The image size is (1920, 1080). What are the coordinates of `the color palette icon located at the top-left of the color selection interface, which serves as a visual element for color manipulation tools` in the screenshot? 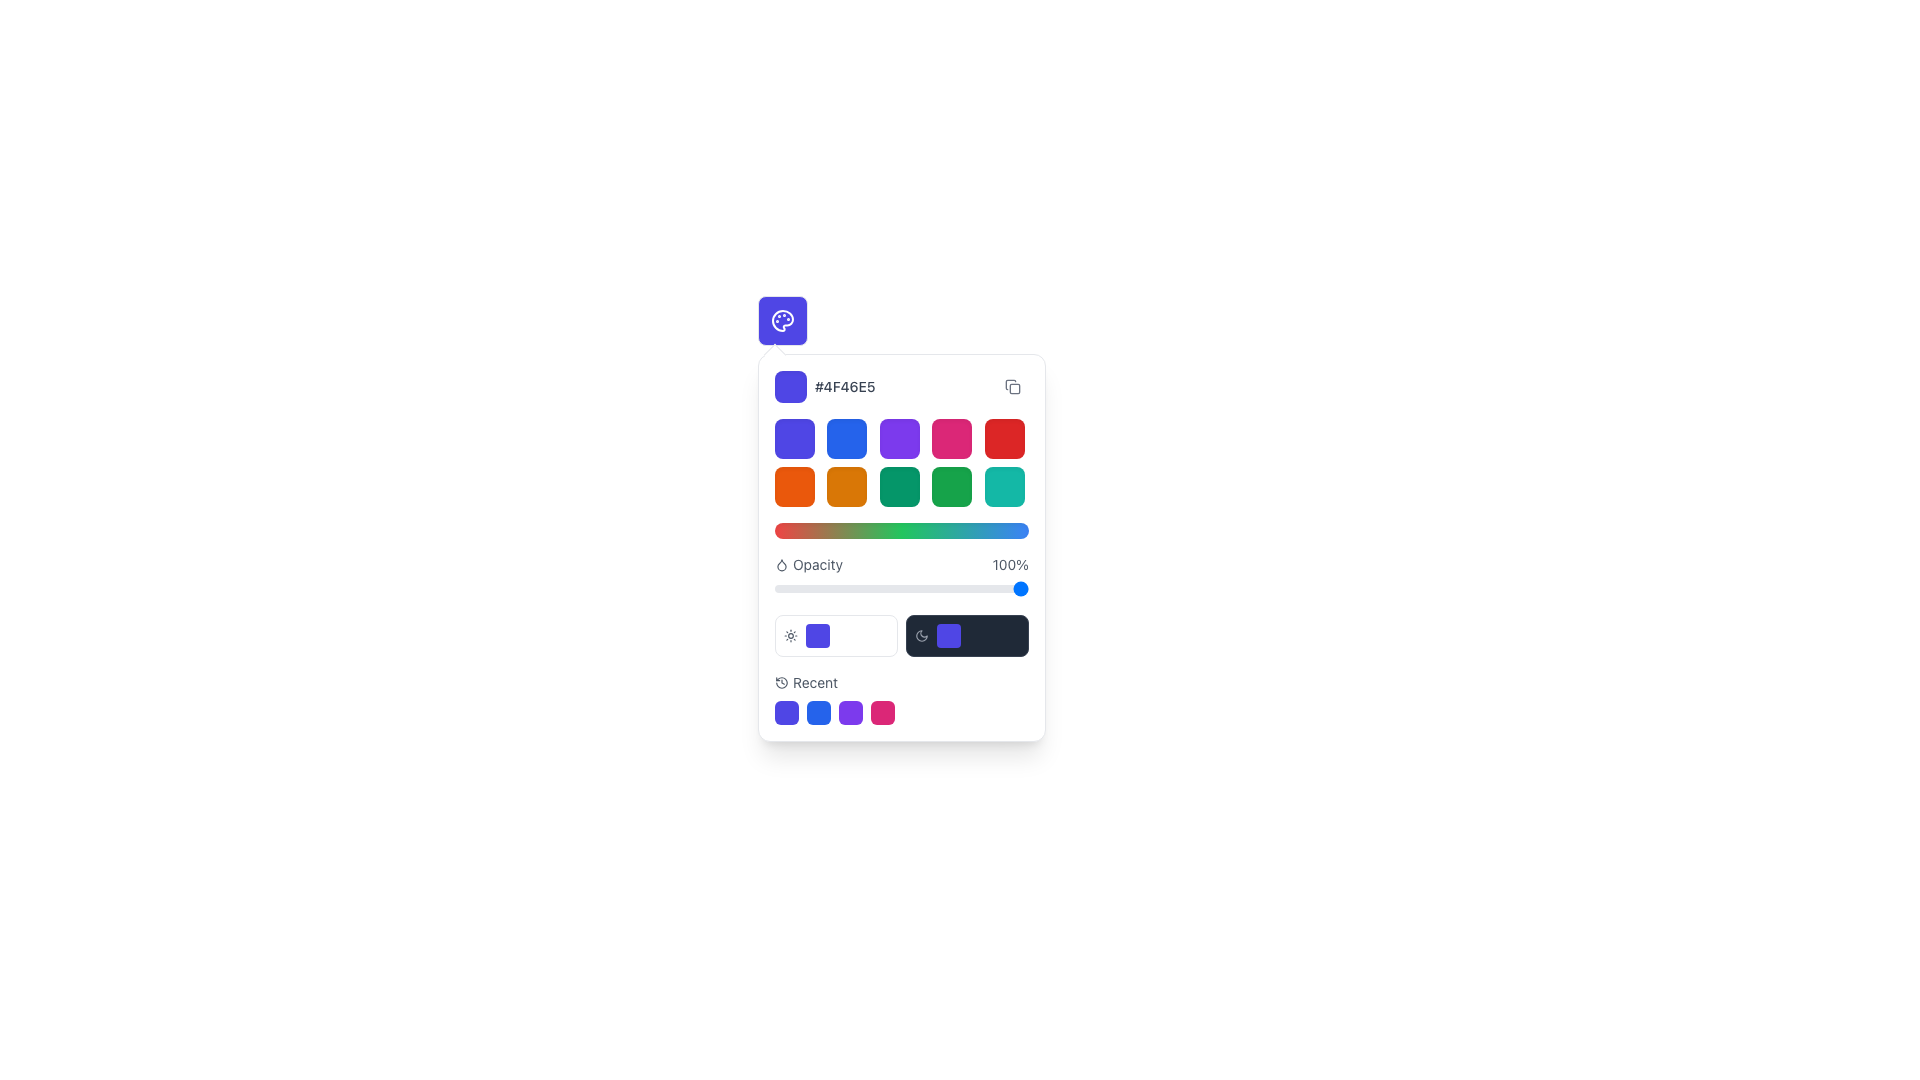 It's located at (781, 319).